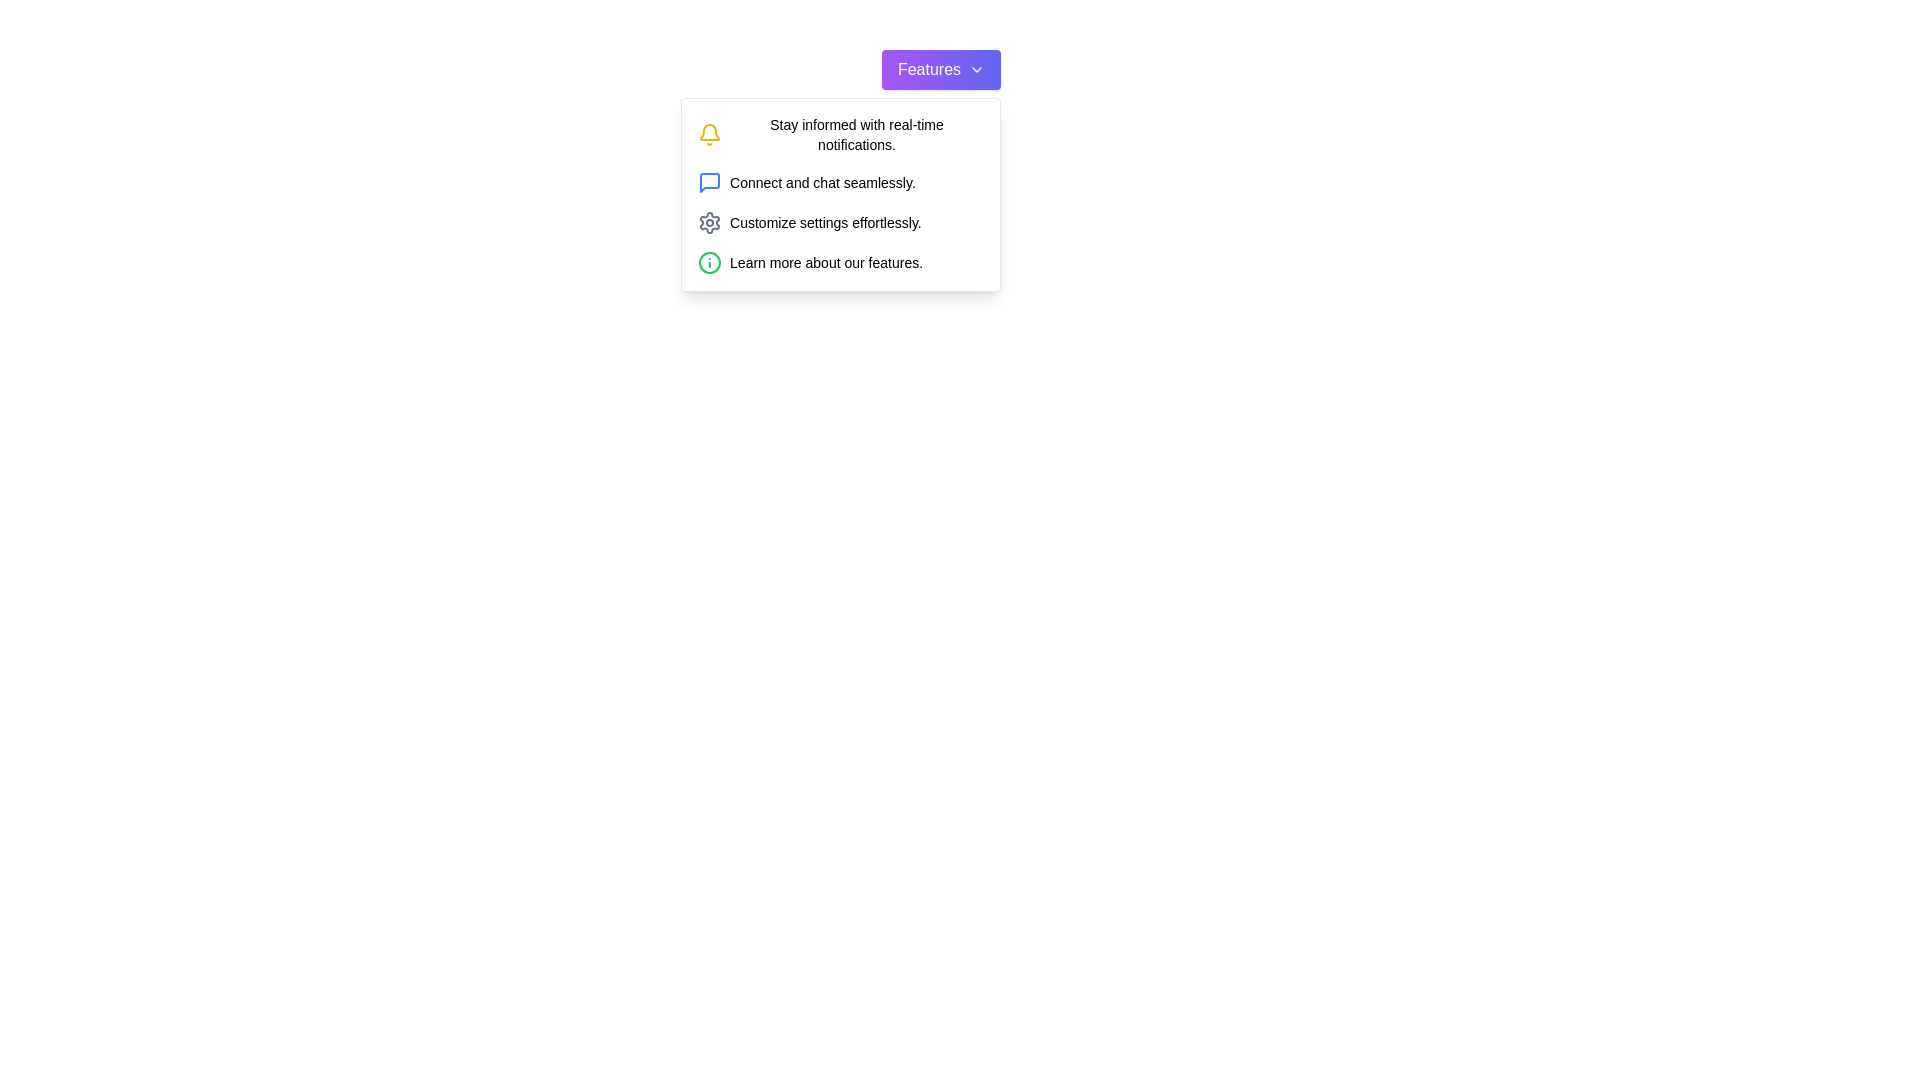  Describe the element at coordinates (710, 135) in the screenshot. I see `the notification icon, which is the first component in the flexbox and located to the left of the text 'Stay informed with real-time notifications.'` at that location.